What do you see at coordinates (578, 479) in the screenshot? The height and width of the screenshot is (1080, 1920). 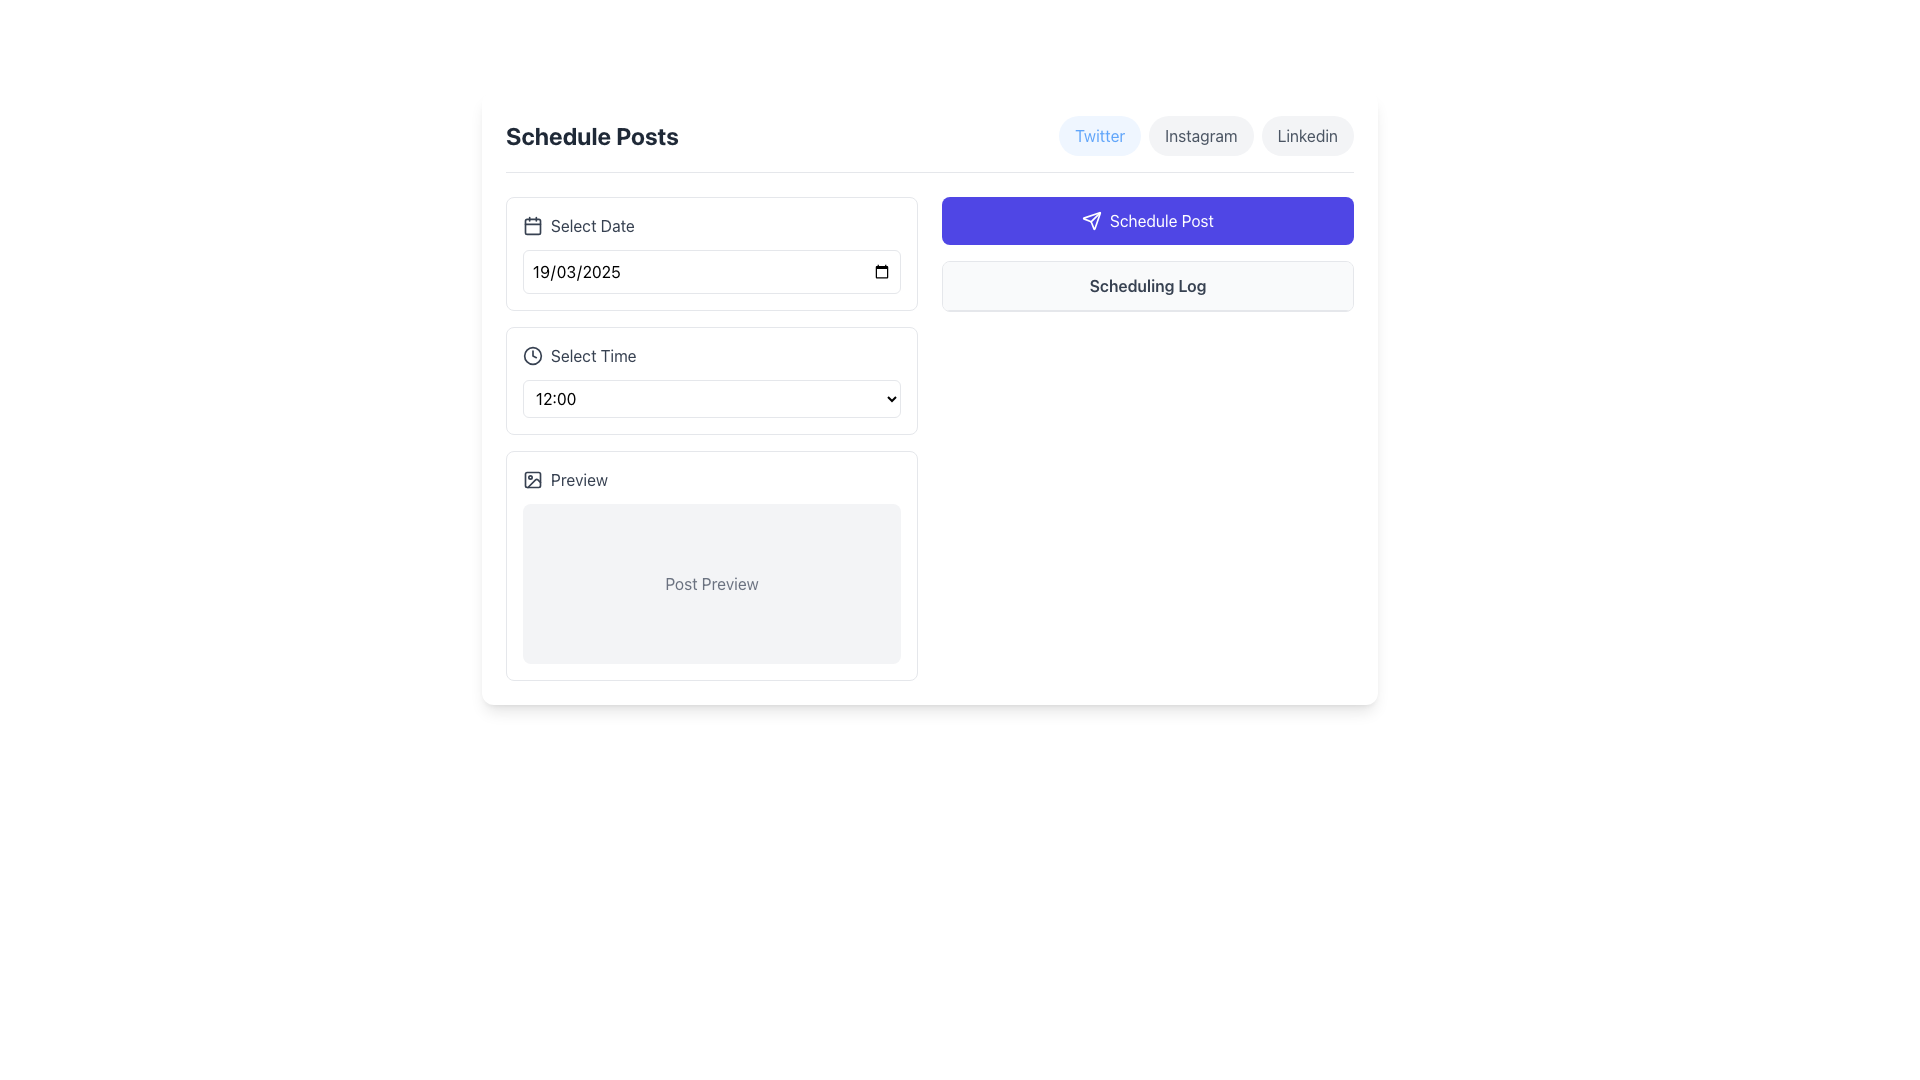 I see `the 'Preview' text label, which is styled with dark text color and positioned to the right of an image icon in a horizontal grouping` at bounding box center [578, 479].